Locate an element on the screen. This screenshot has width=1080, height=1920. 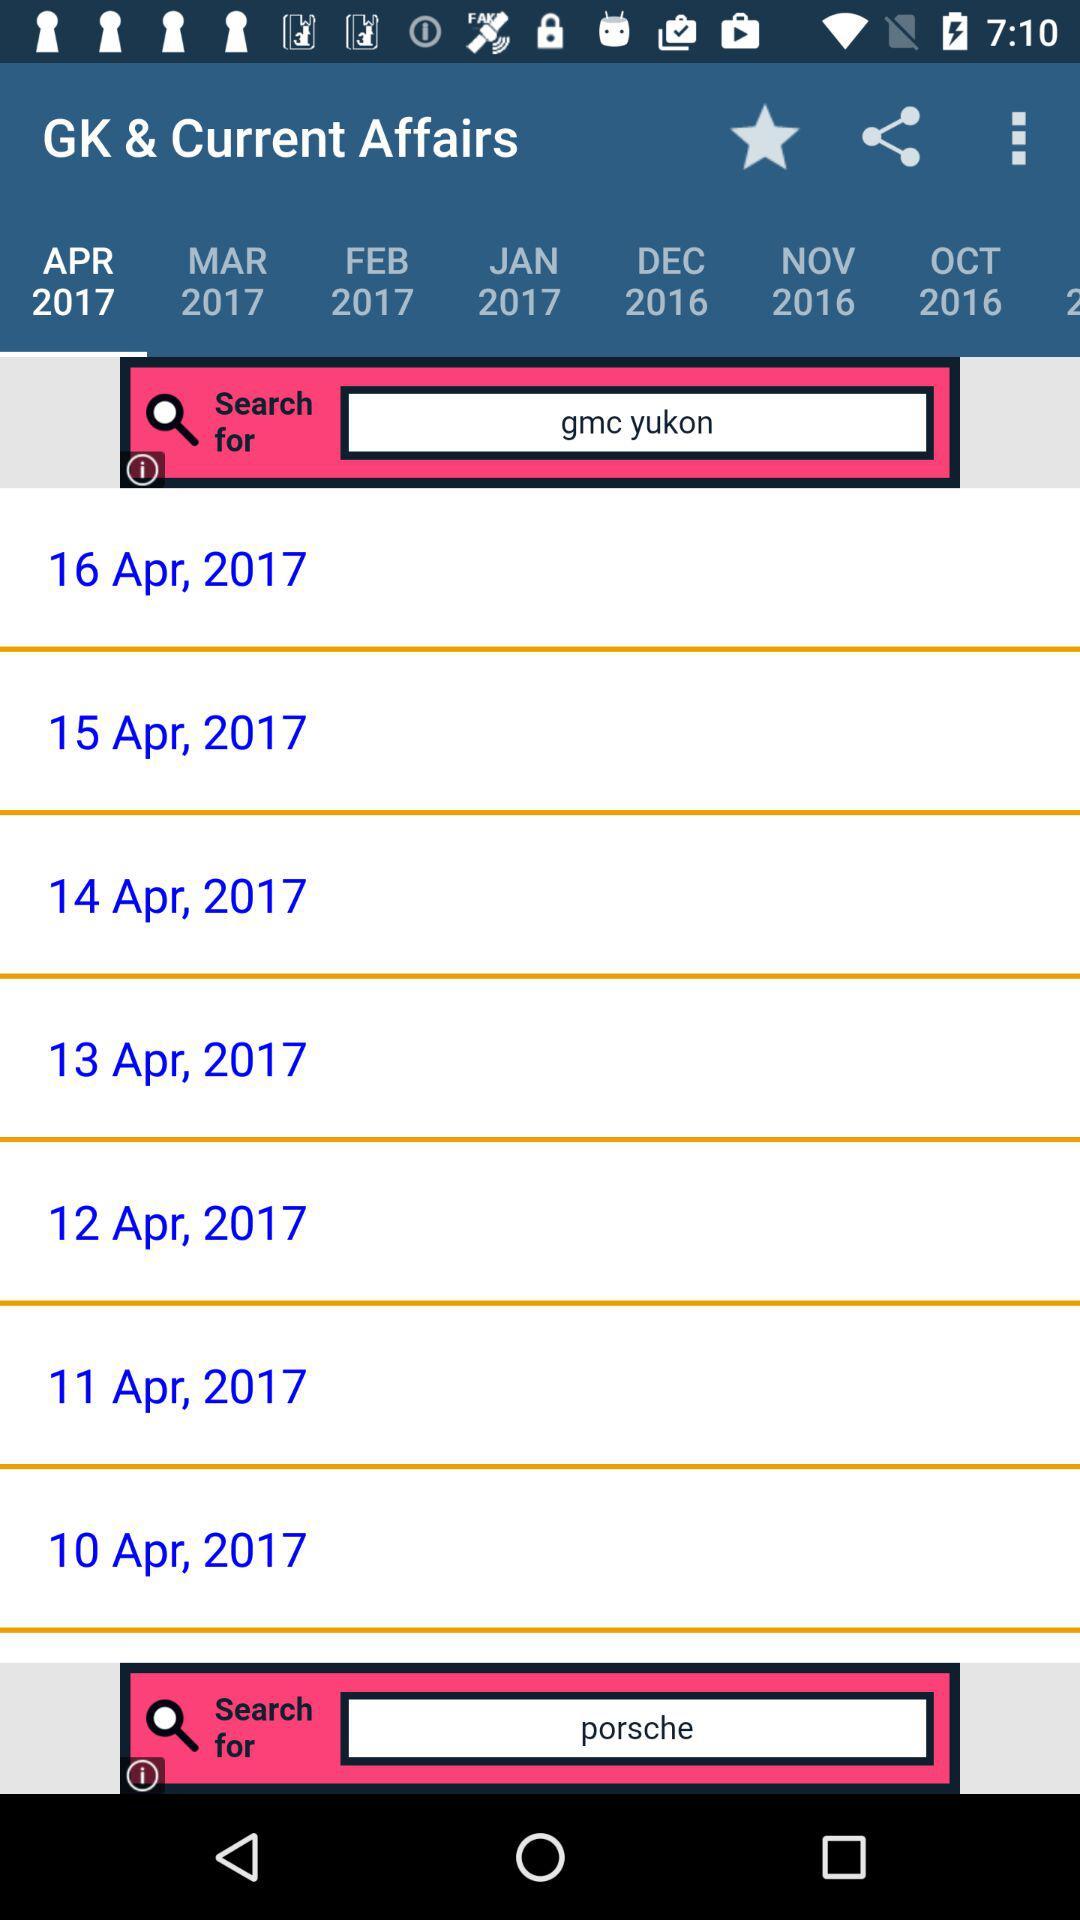
the  nov is located at coordinates (813, 279).